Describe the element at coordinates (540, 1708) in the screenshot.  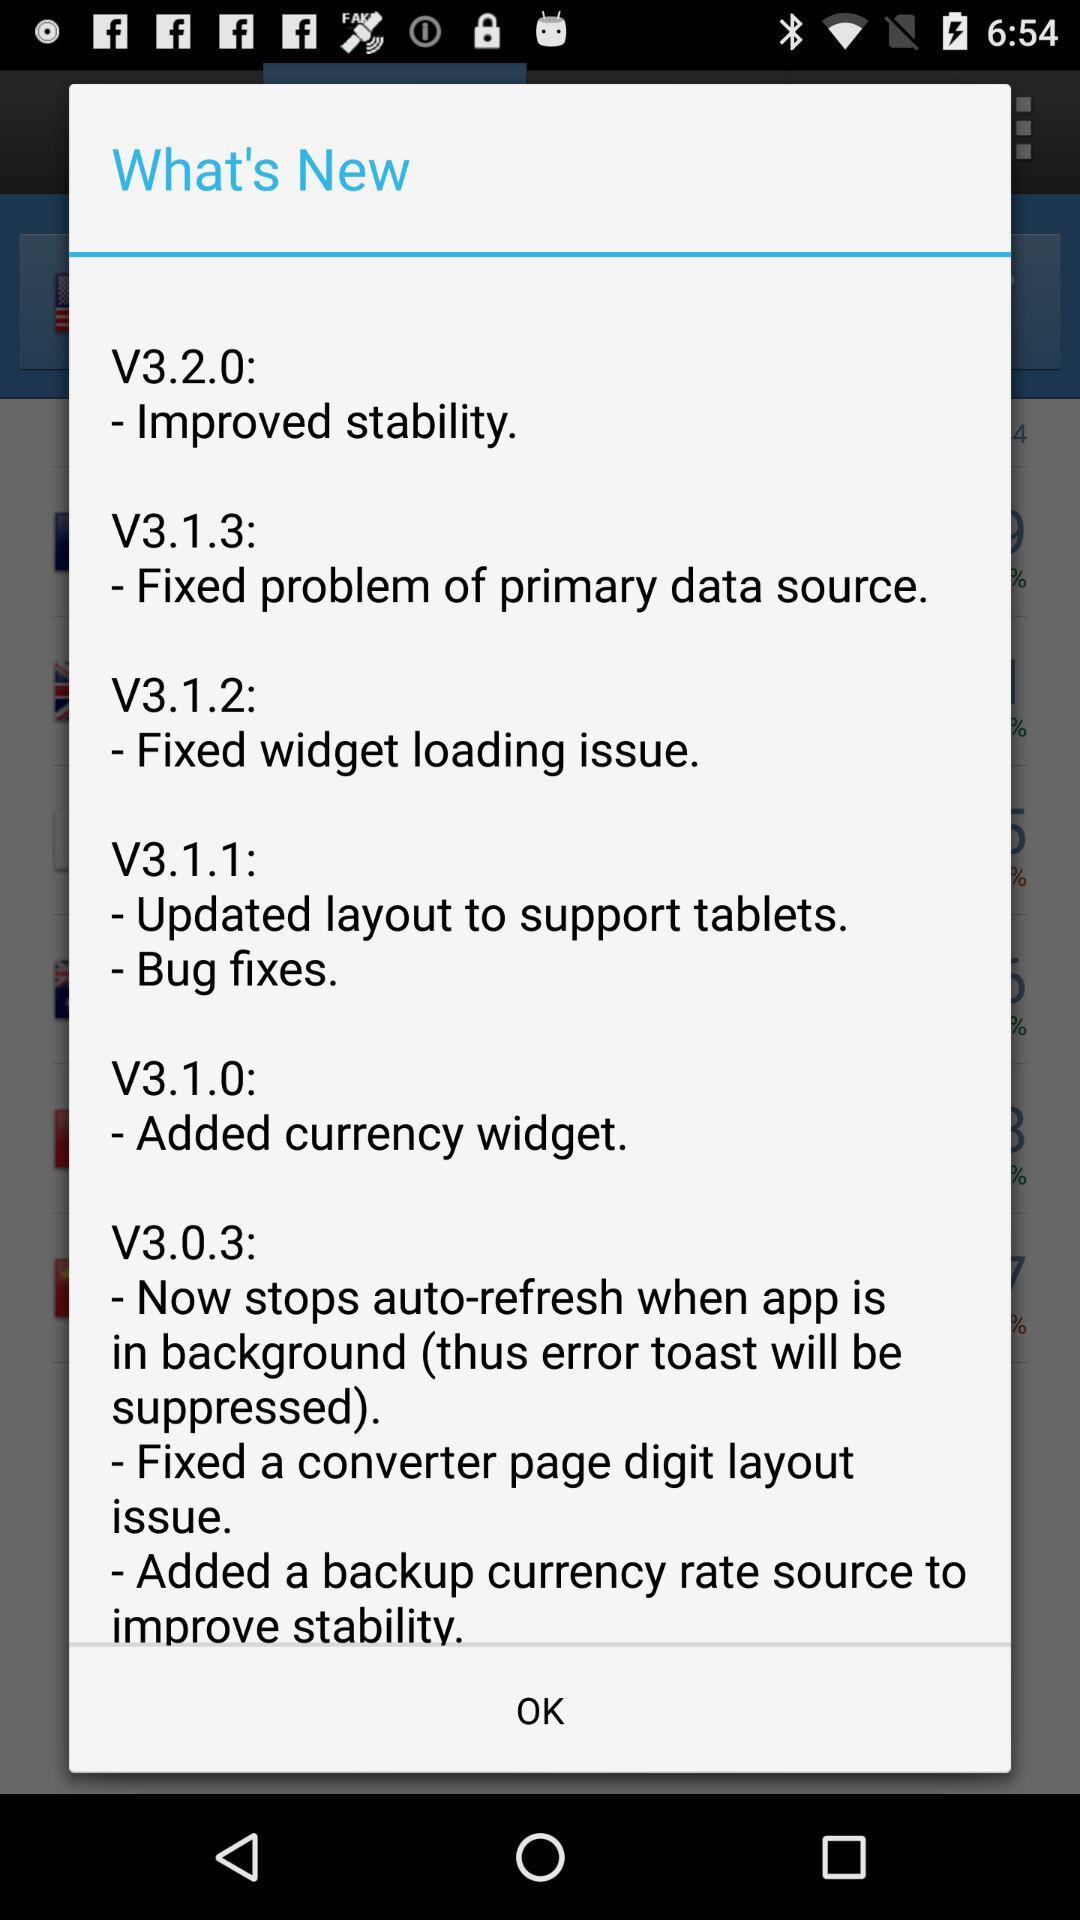
I see `the ok at the bottom` at that location.